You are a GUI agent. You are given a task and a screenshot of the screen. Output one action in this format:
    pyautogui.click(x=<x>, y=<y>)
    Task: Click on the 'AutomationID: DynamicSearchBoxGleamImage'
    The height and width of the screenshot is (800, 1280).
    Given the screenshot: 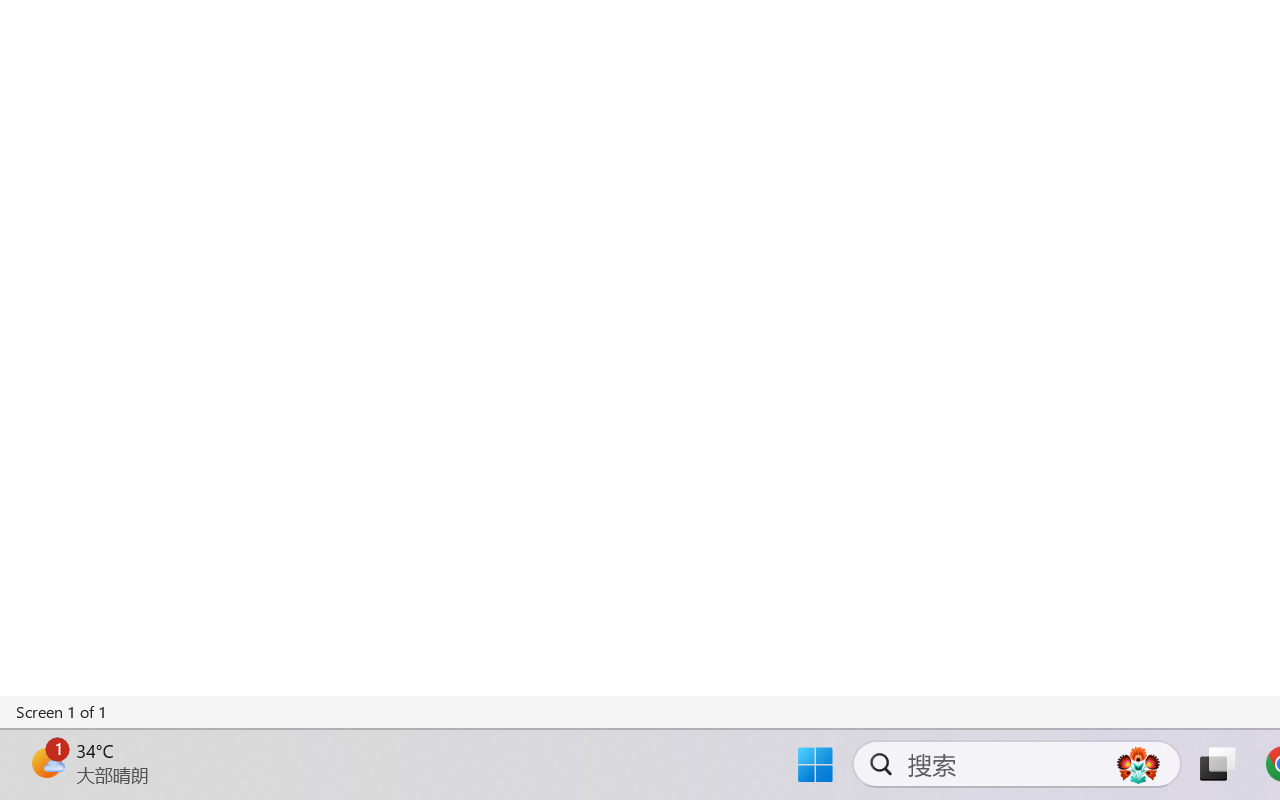 What is the action you would take?
    pyautogui.click(x=1138, y=764)
    